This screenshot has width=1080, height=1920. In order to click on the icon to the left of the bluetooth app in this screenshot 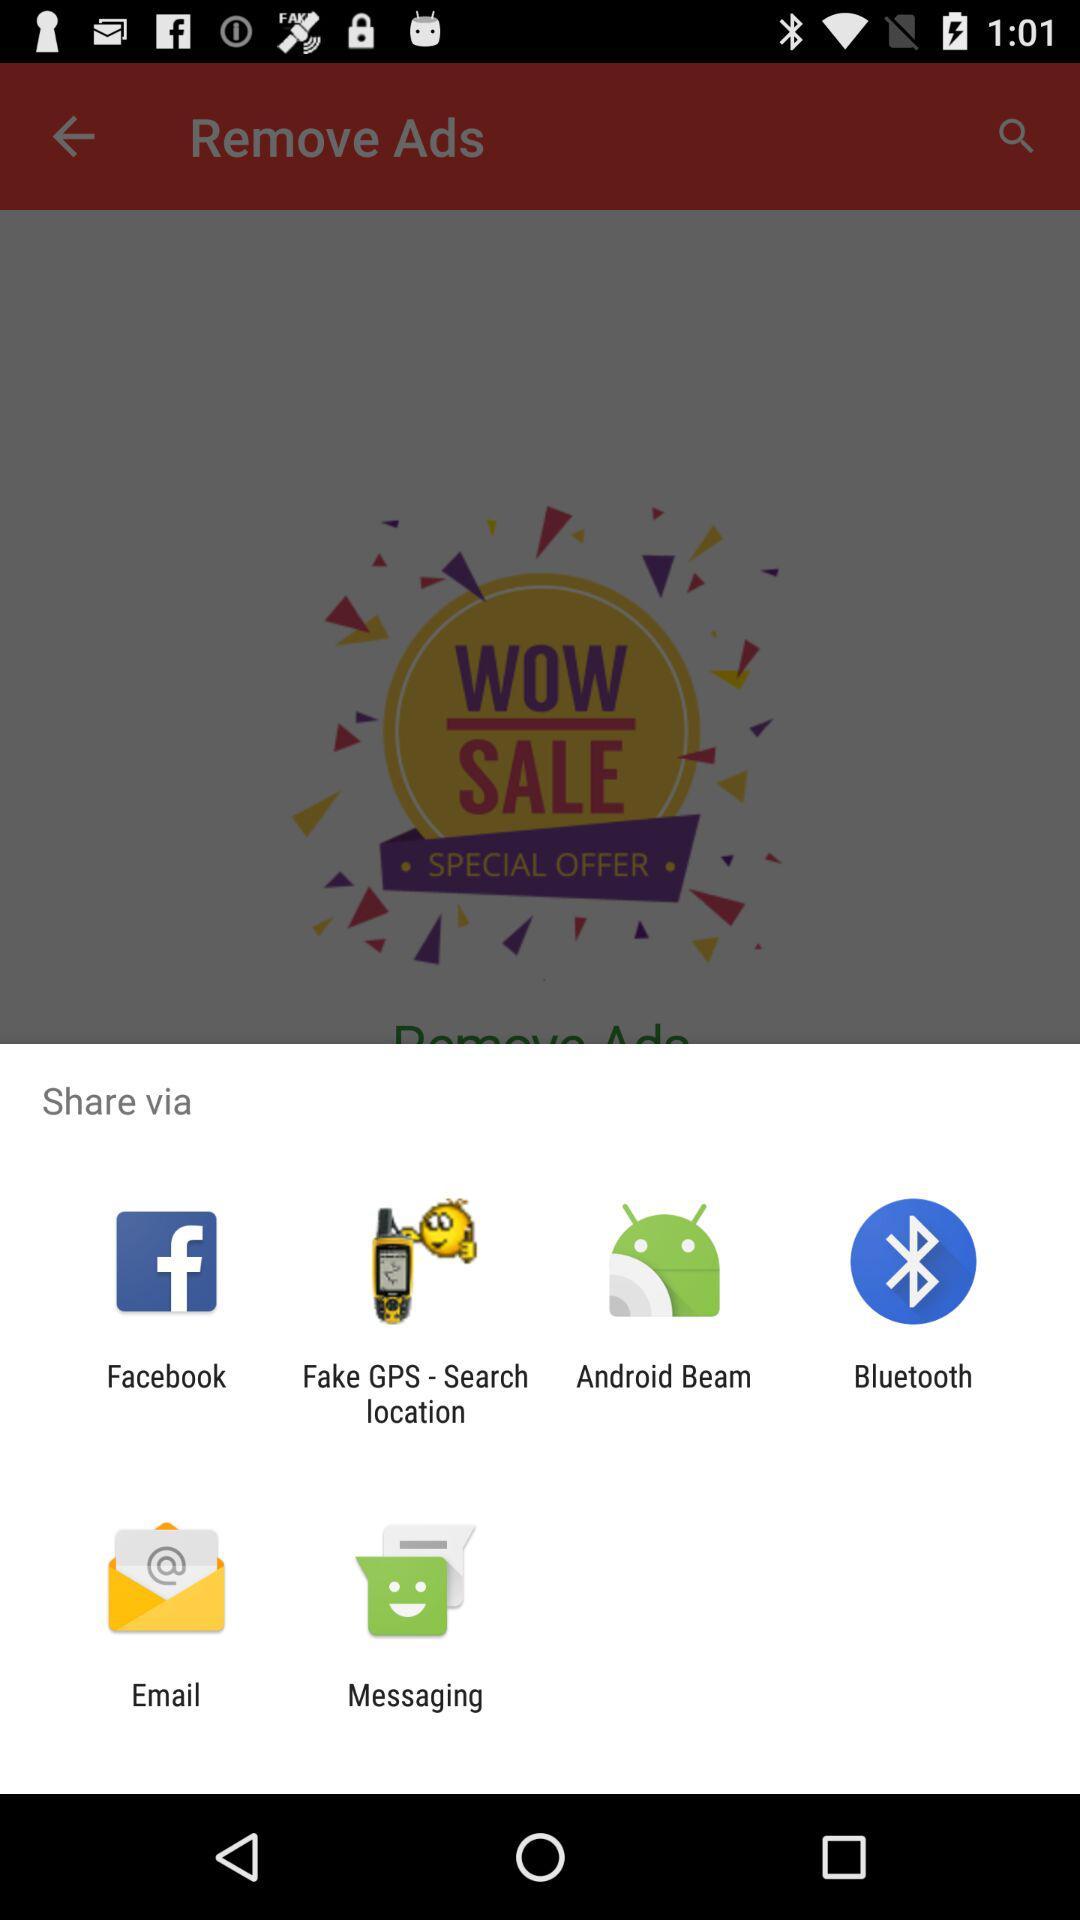, I will do `click(664, 1392)`.